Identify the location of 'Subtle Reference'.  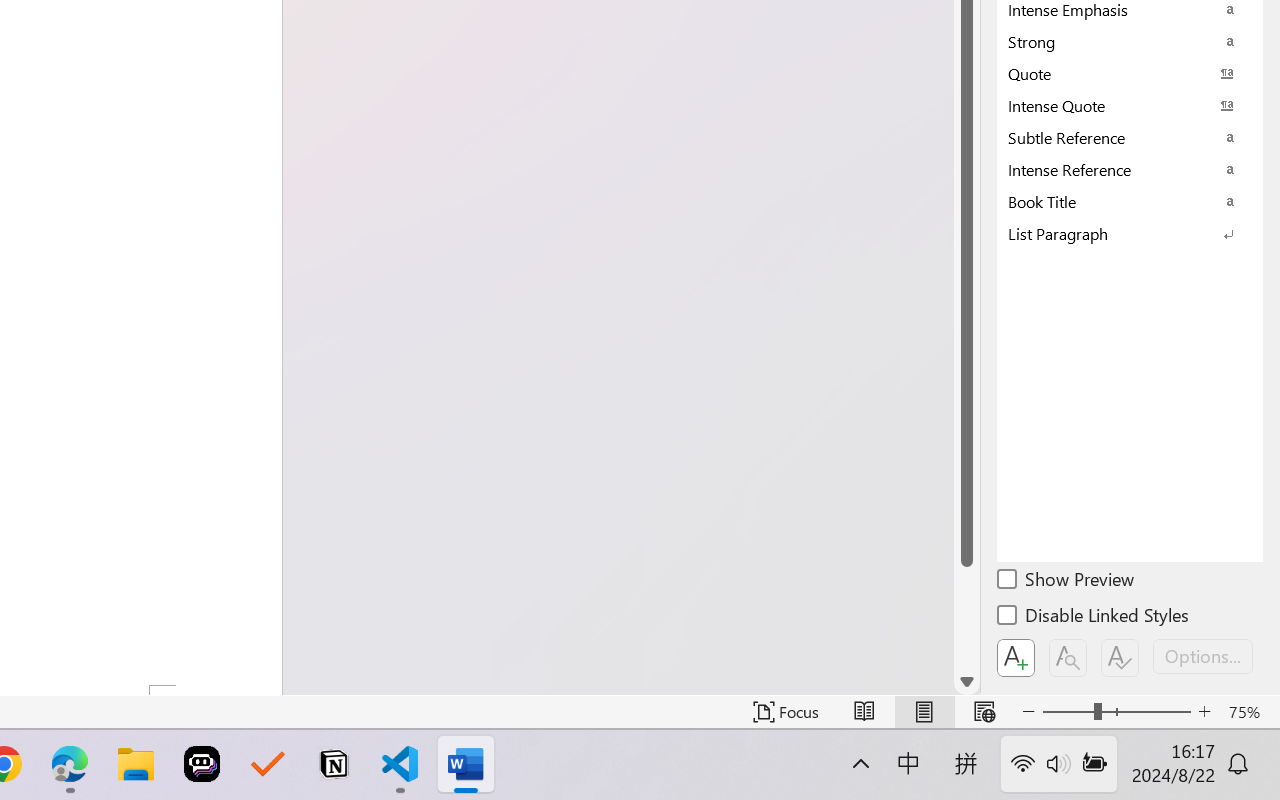
(1130, 137).